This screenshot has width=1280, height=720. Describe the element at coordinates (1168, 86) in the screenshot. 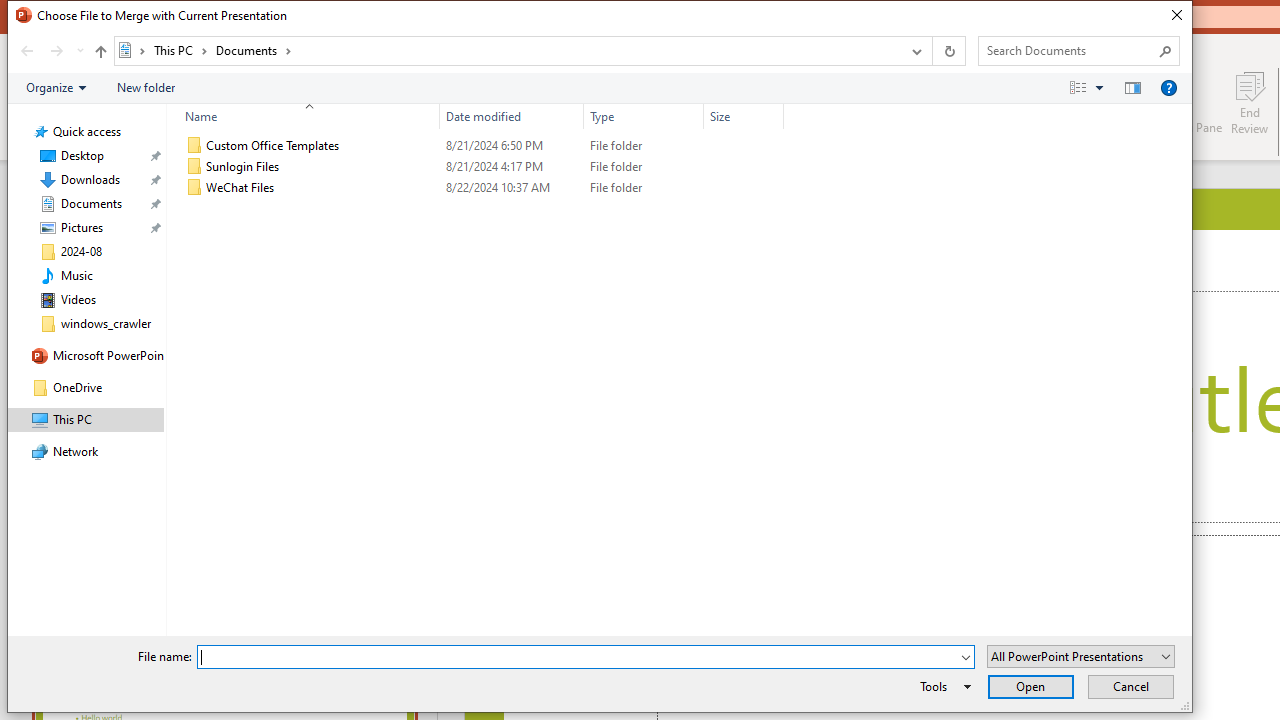

I see `'&Help'` at that location.